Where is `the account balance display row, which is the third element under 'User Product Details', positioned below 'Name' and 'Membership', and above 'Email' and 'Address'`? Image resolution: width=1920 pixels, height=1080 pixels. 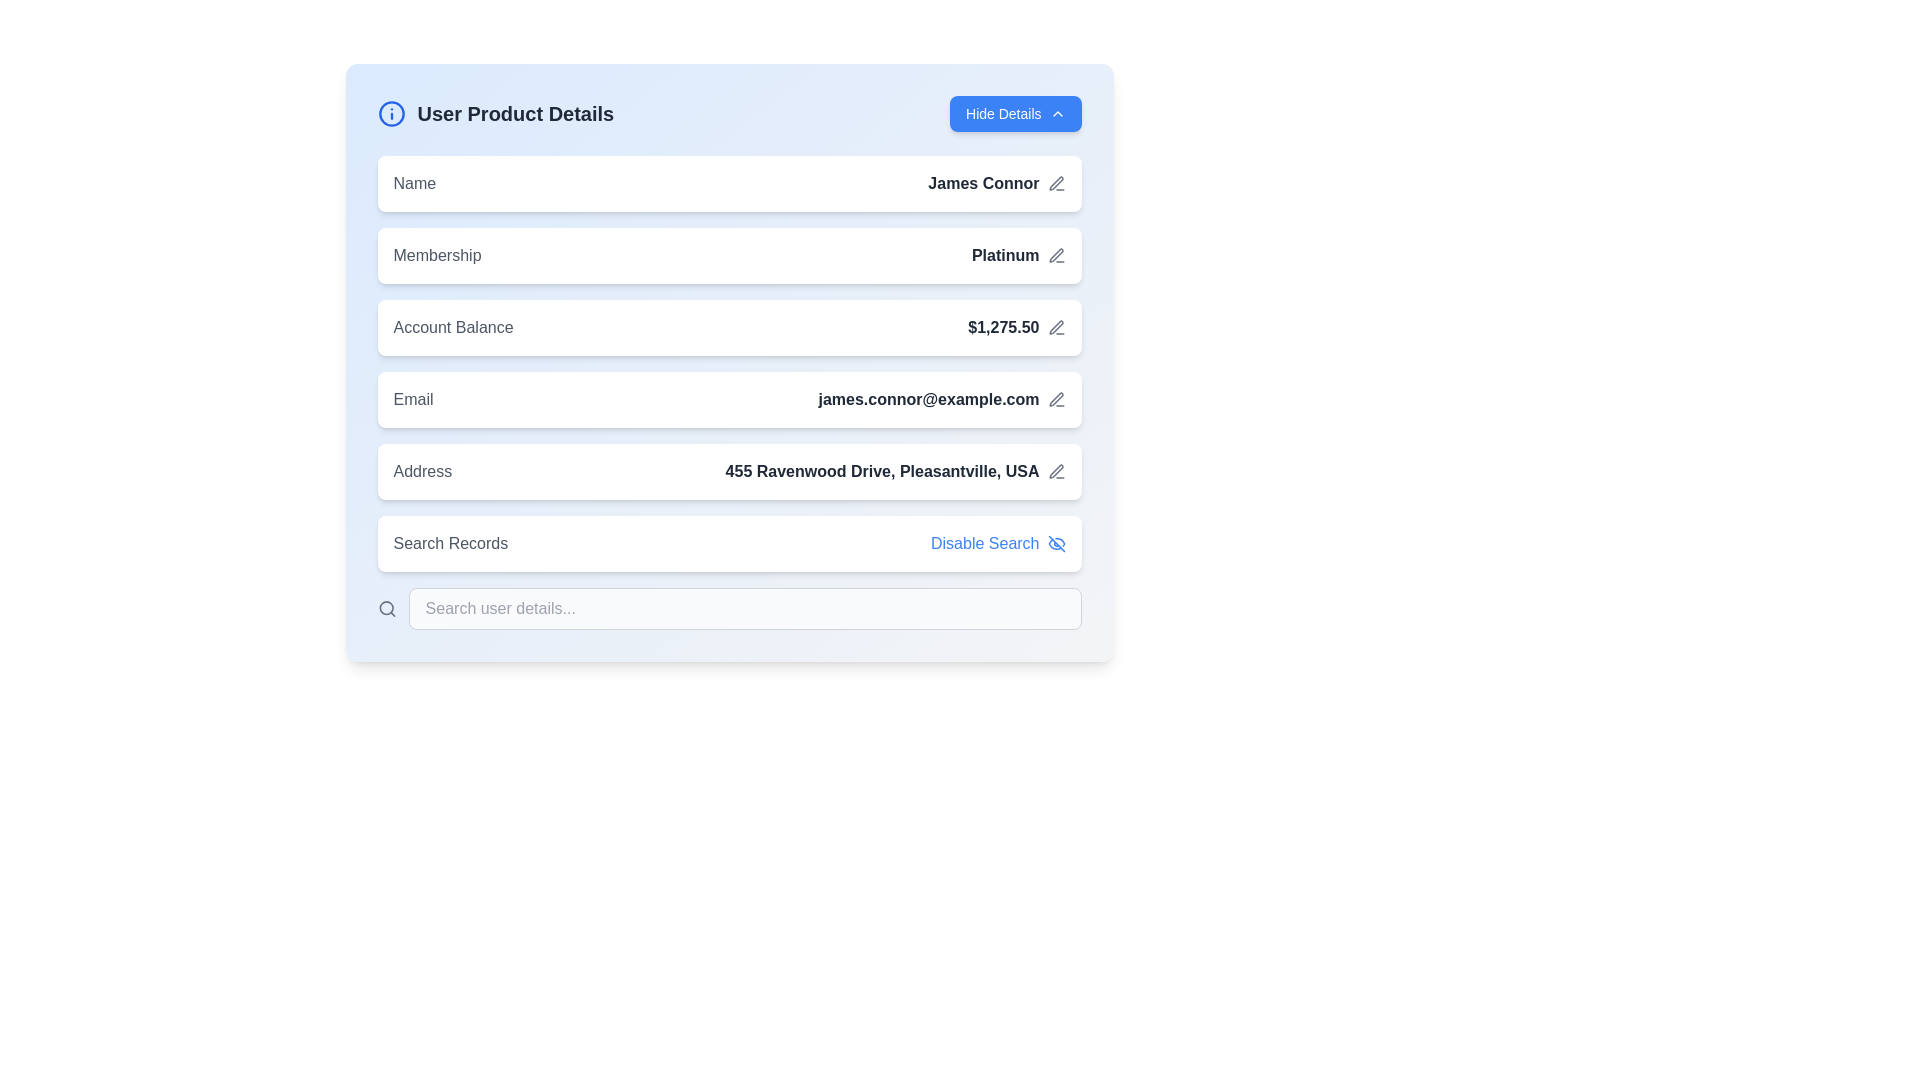 the account balance display row, which is the third element under 'User Product Details', positioned below 'Name' and 'Membership', and above 'Email' and 'Address' is located at coordinates (728, 326).